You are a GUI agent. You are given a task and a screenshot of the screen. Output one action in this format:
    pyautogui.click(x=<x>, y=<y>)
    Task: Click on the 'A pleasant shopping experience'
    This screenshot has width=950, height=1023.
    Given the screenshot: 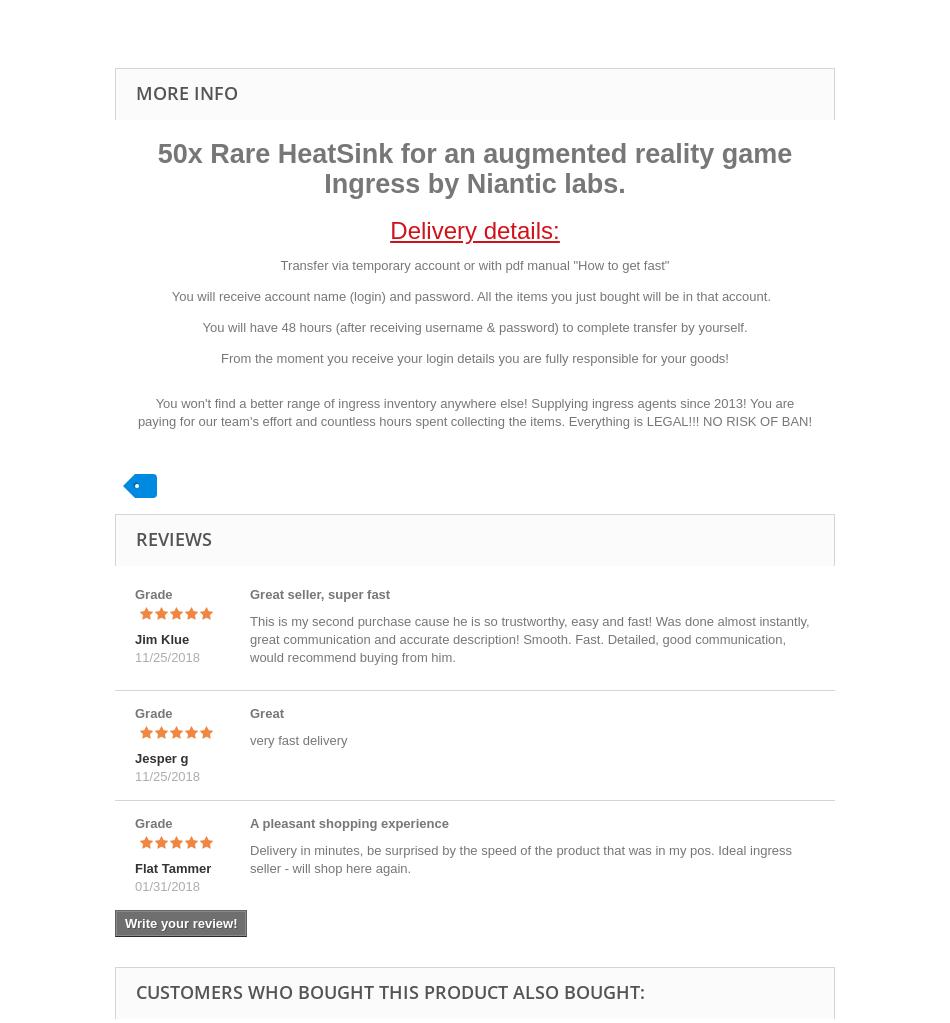 What is the action you would take?
    pyautogui.click(x=348, y=823)
    